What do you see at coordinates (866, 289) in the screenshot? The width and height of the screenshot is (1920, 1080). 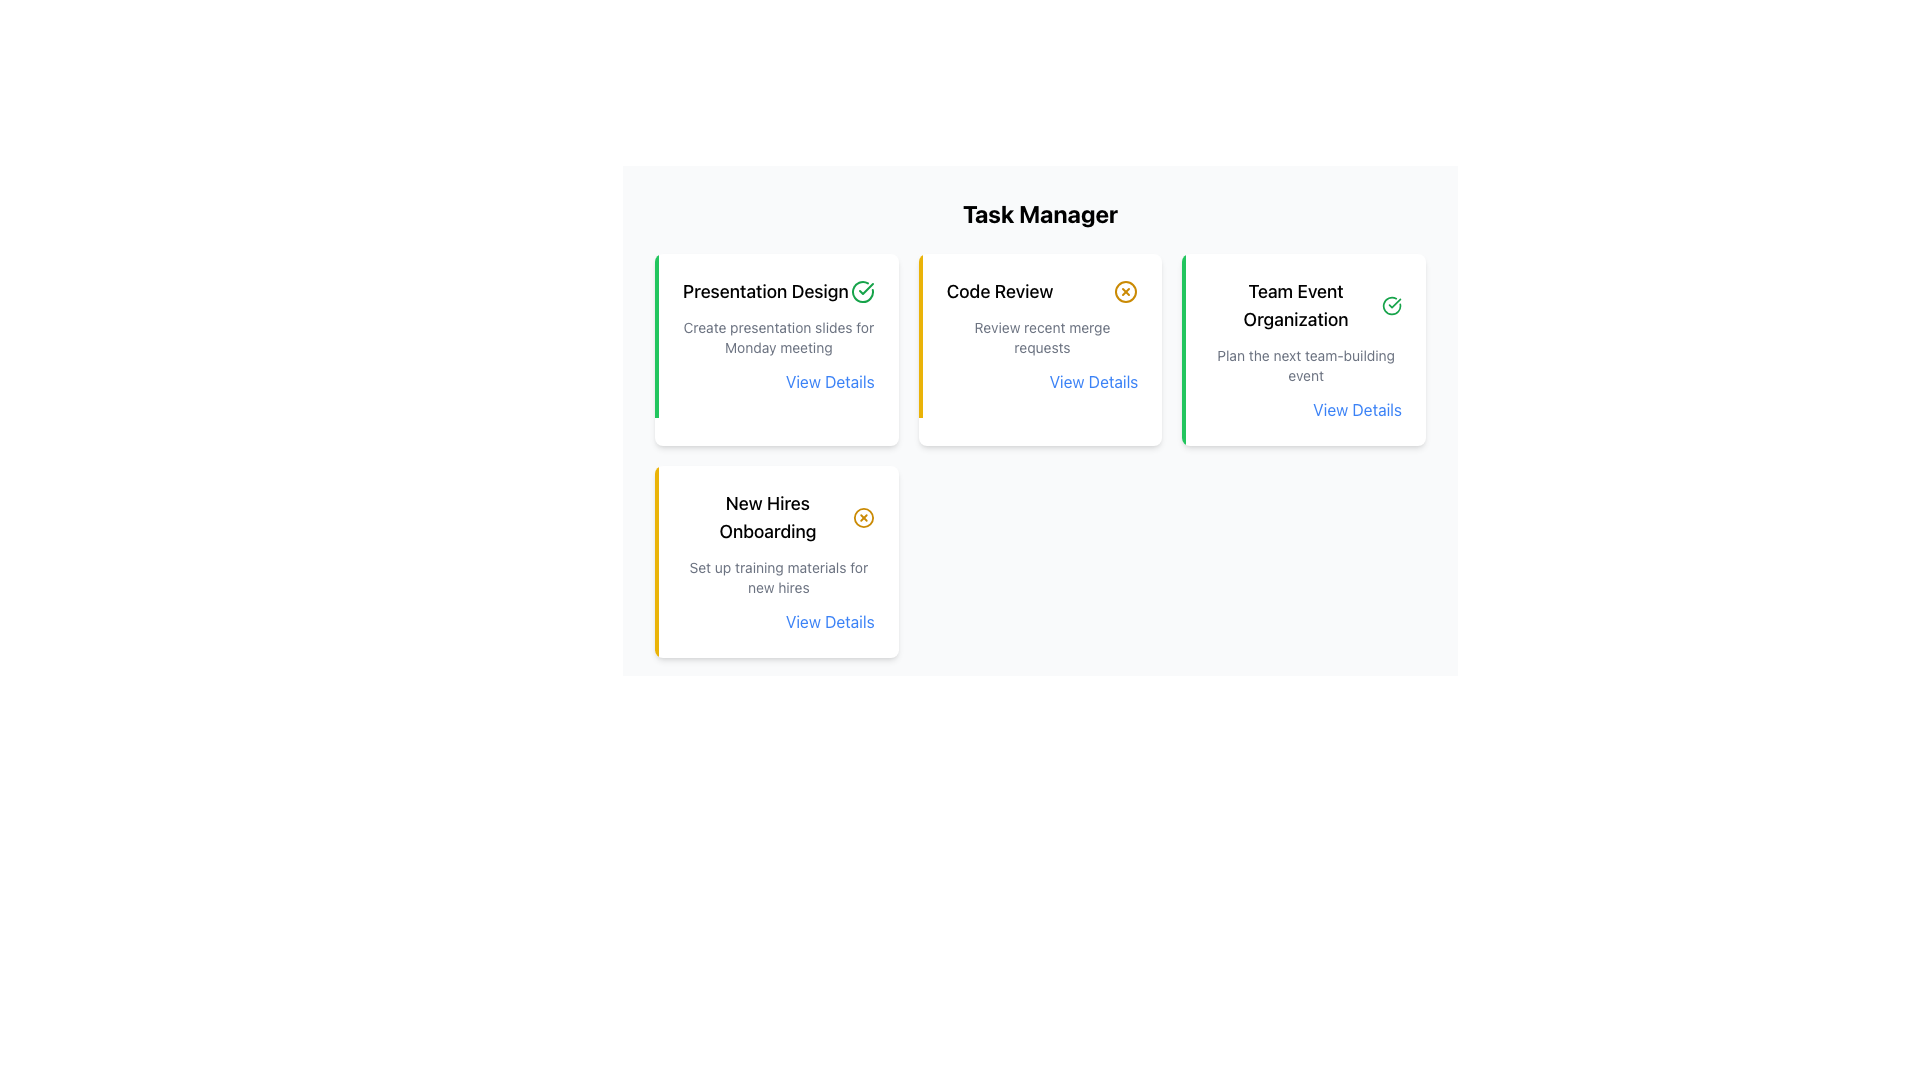 I see `the green checkmark icon located within the circular graphic at the top-right corner of the 'Presentation Design' card` at bounding box center [866, 289].